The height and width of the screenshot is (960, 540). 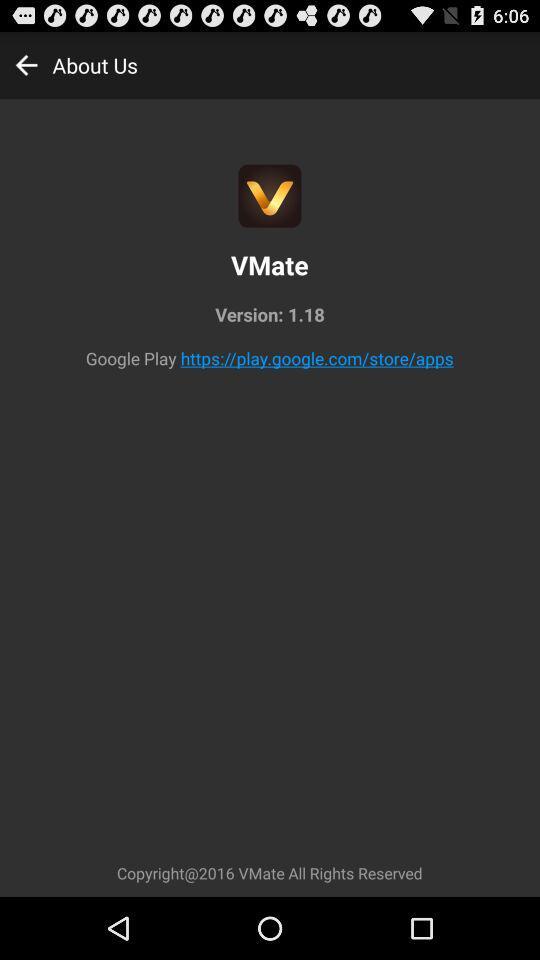 What do you see at coordinates (317, 358) in the screenshot?
I see `https play google at the center` at bounding box center [317, 358].